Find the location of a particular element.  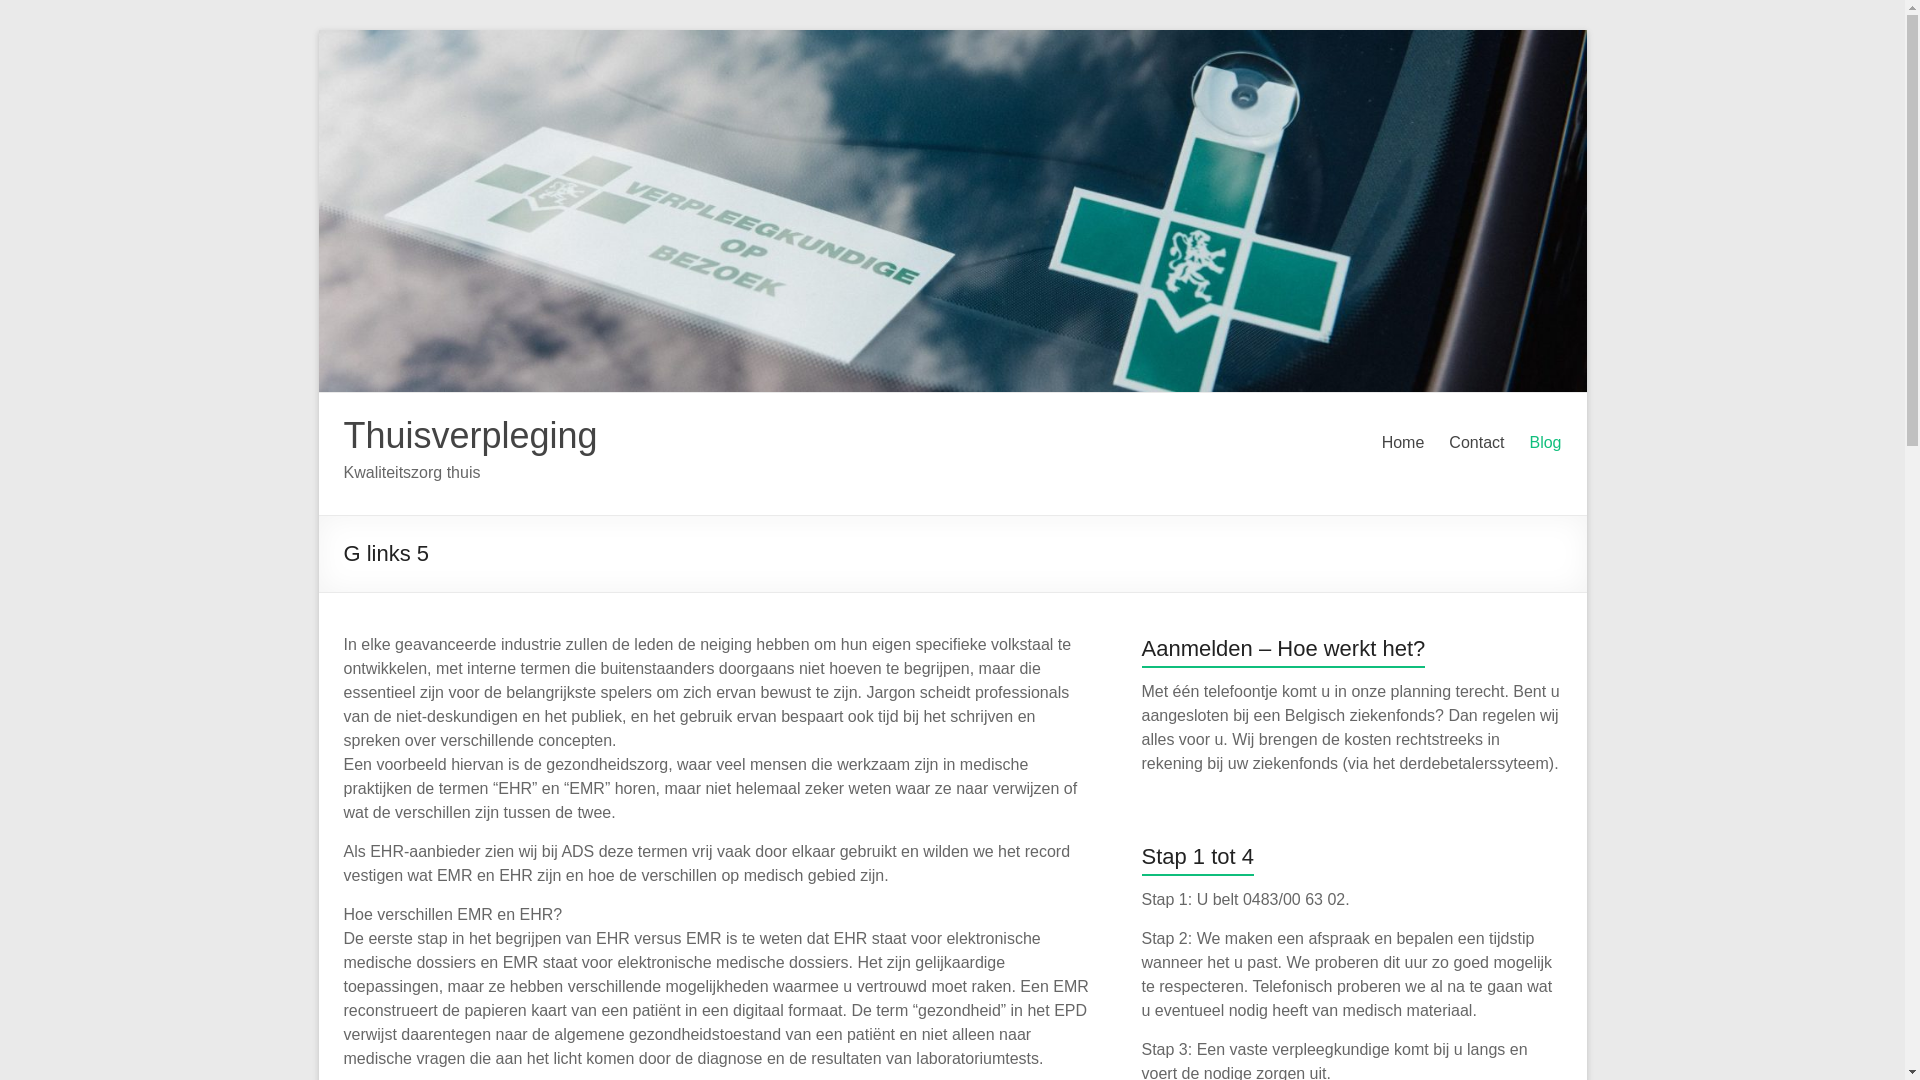

'Blog' is located at coordinates (1544, 442).